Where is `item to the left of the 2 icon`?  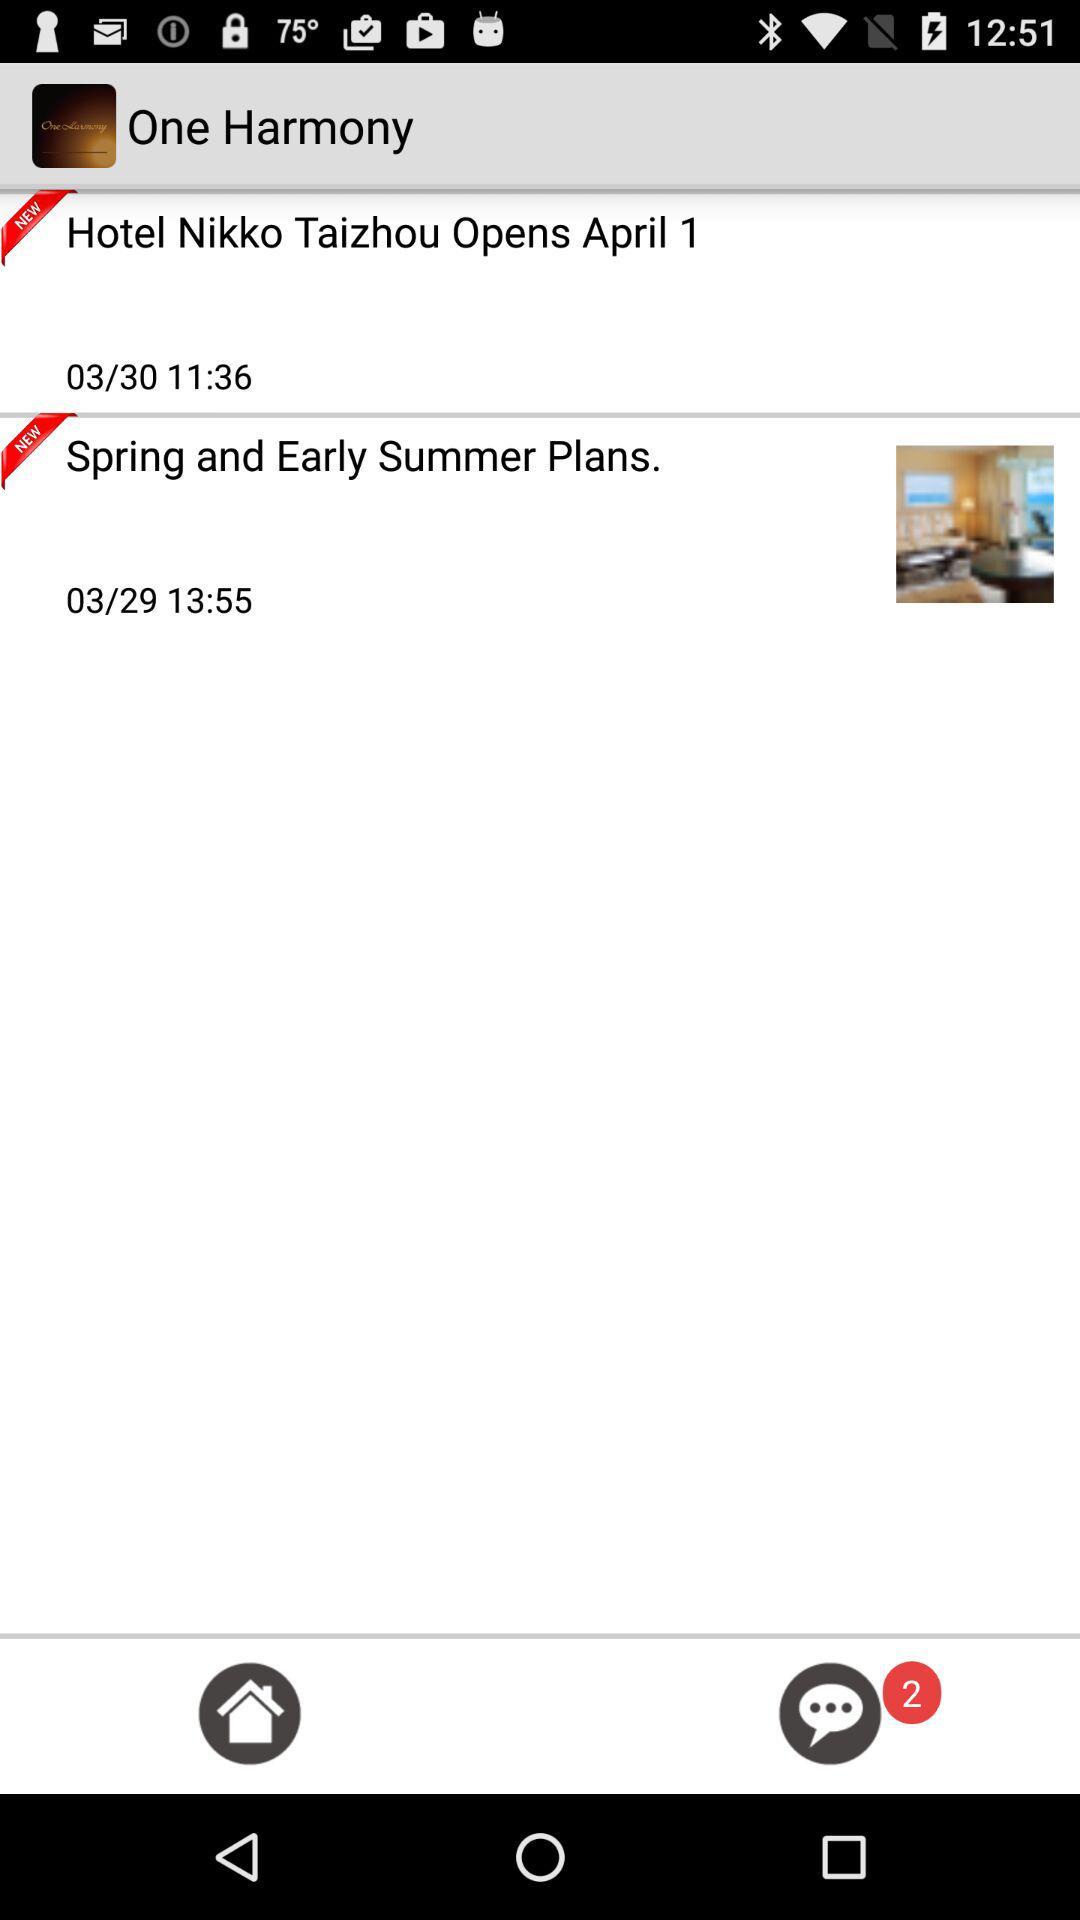
item to the left of the 2 icon is located at coordinates (830, 1712).